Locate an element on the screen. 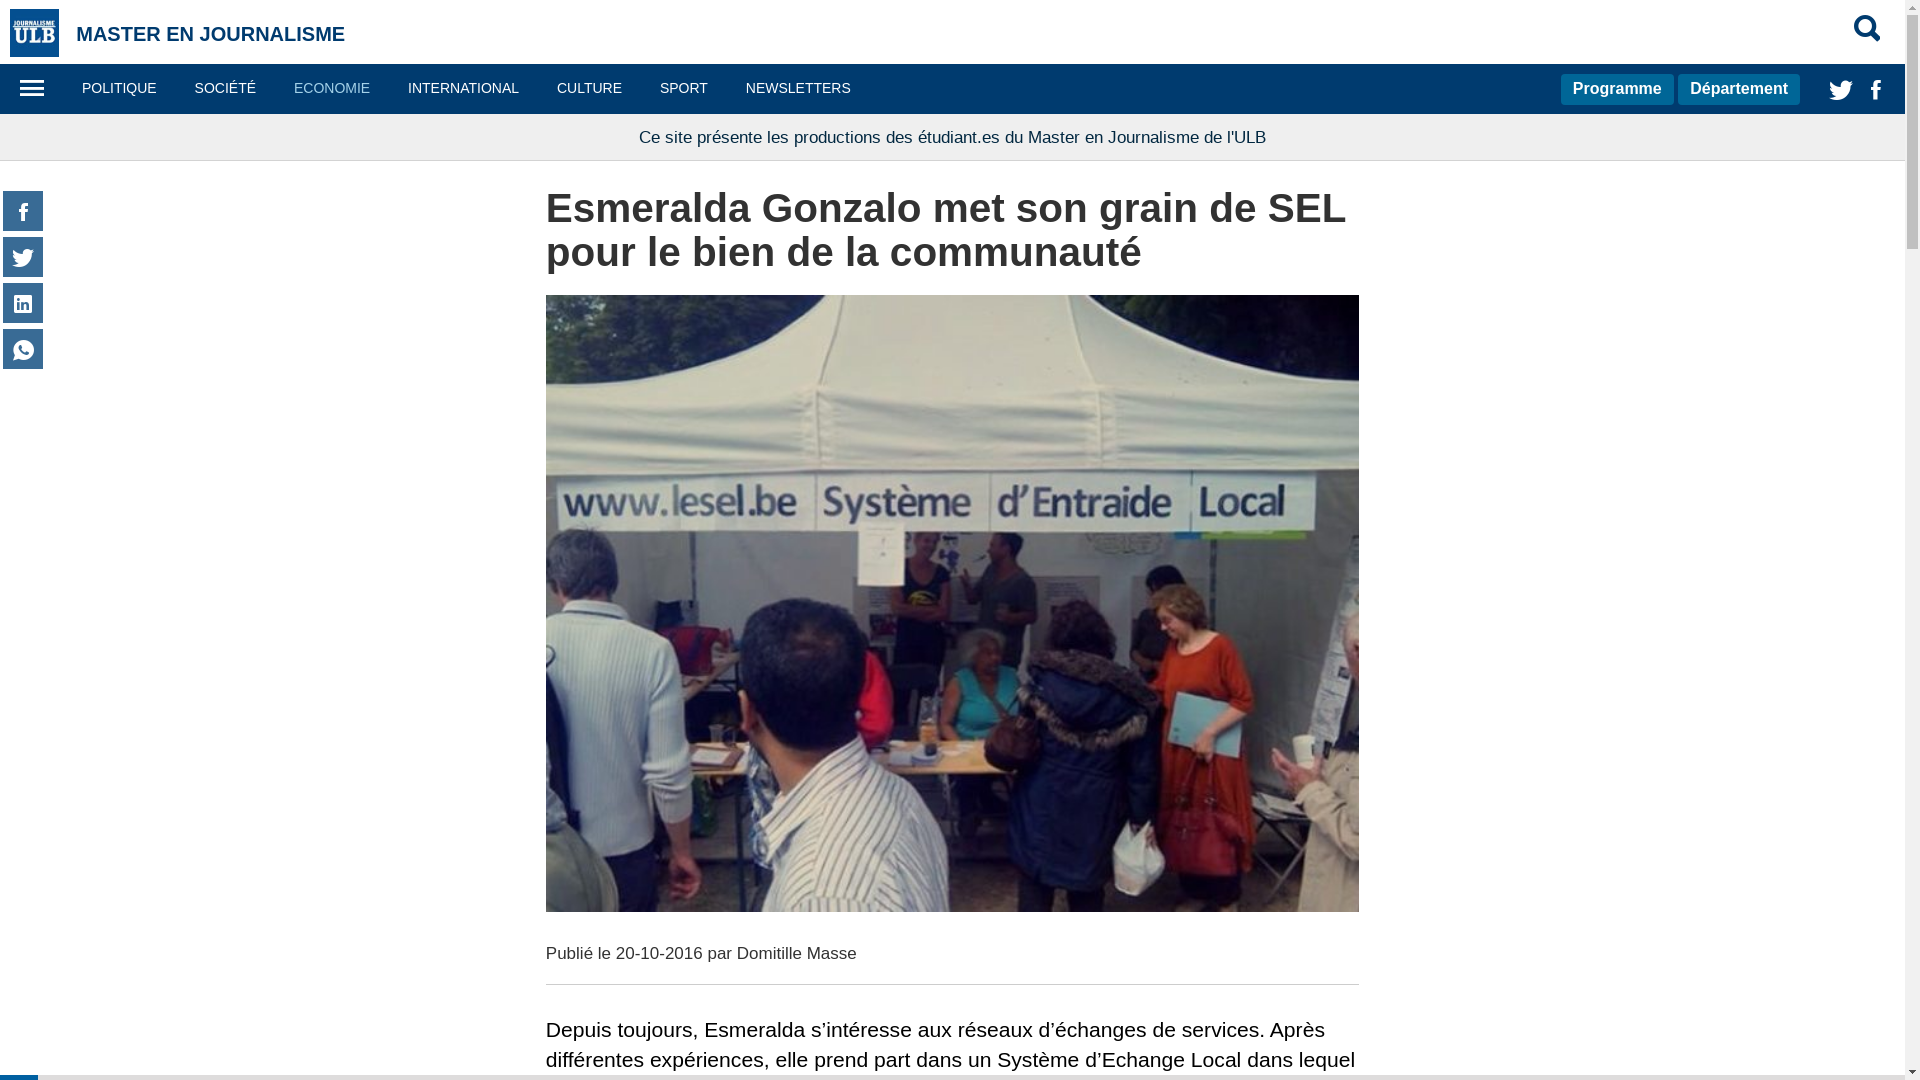 The image size is (1920, 1080). 'INTERNATIONAL' is located at coordinates (390, 87).